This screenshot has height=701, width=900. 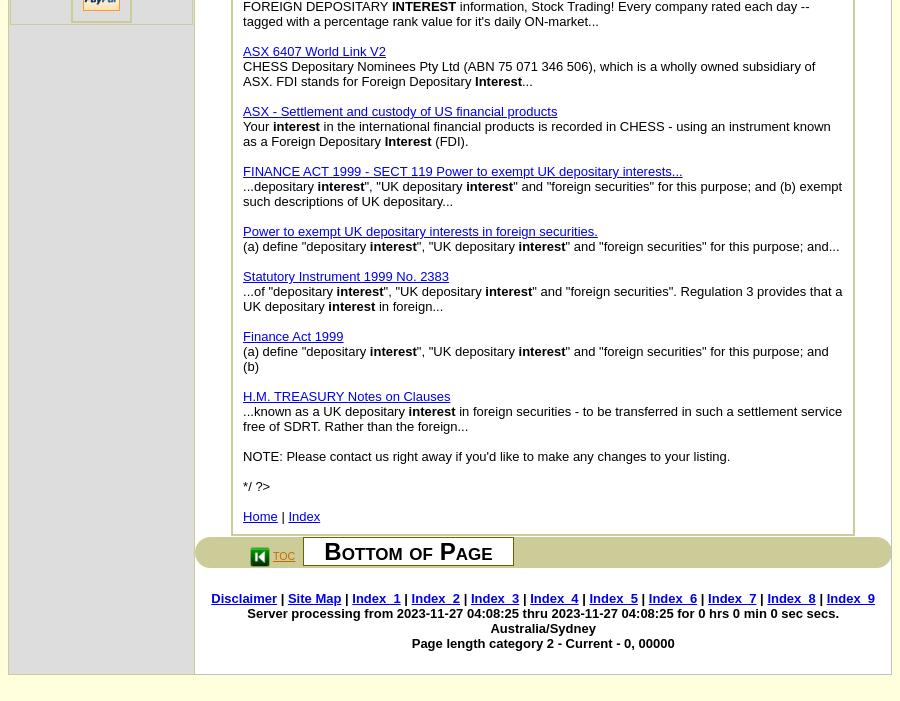 I want to click on 'Index_1', so click(x=376, y=598).